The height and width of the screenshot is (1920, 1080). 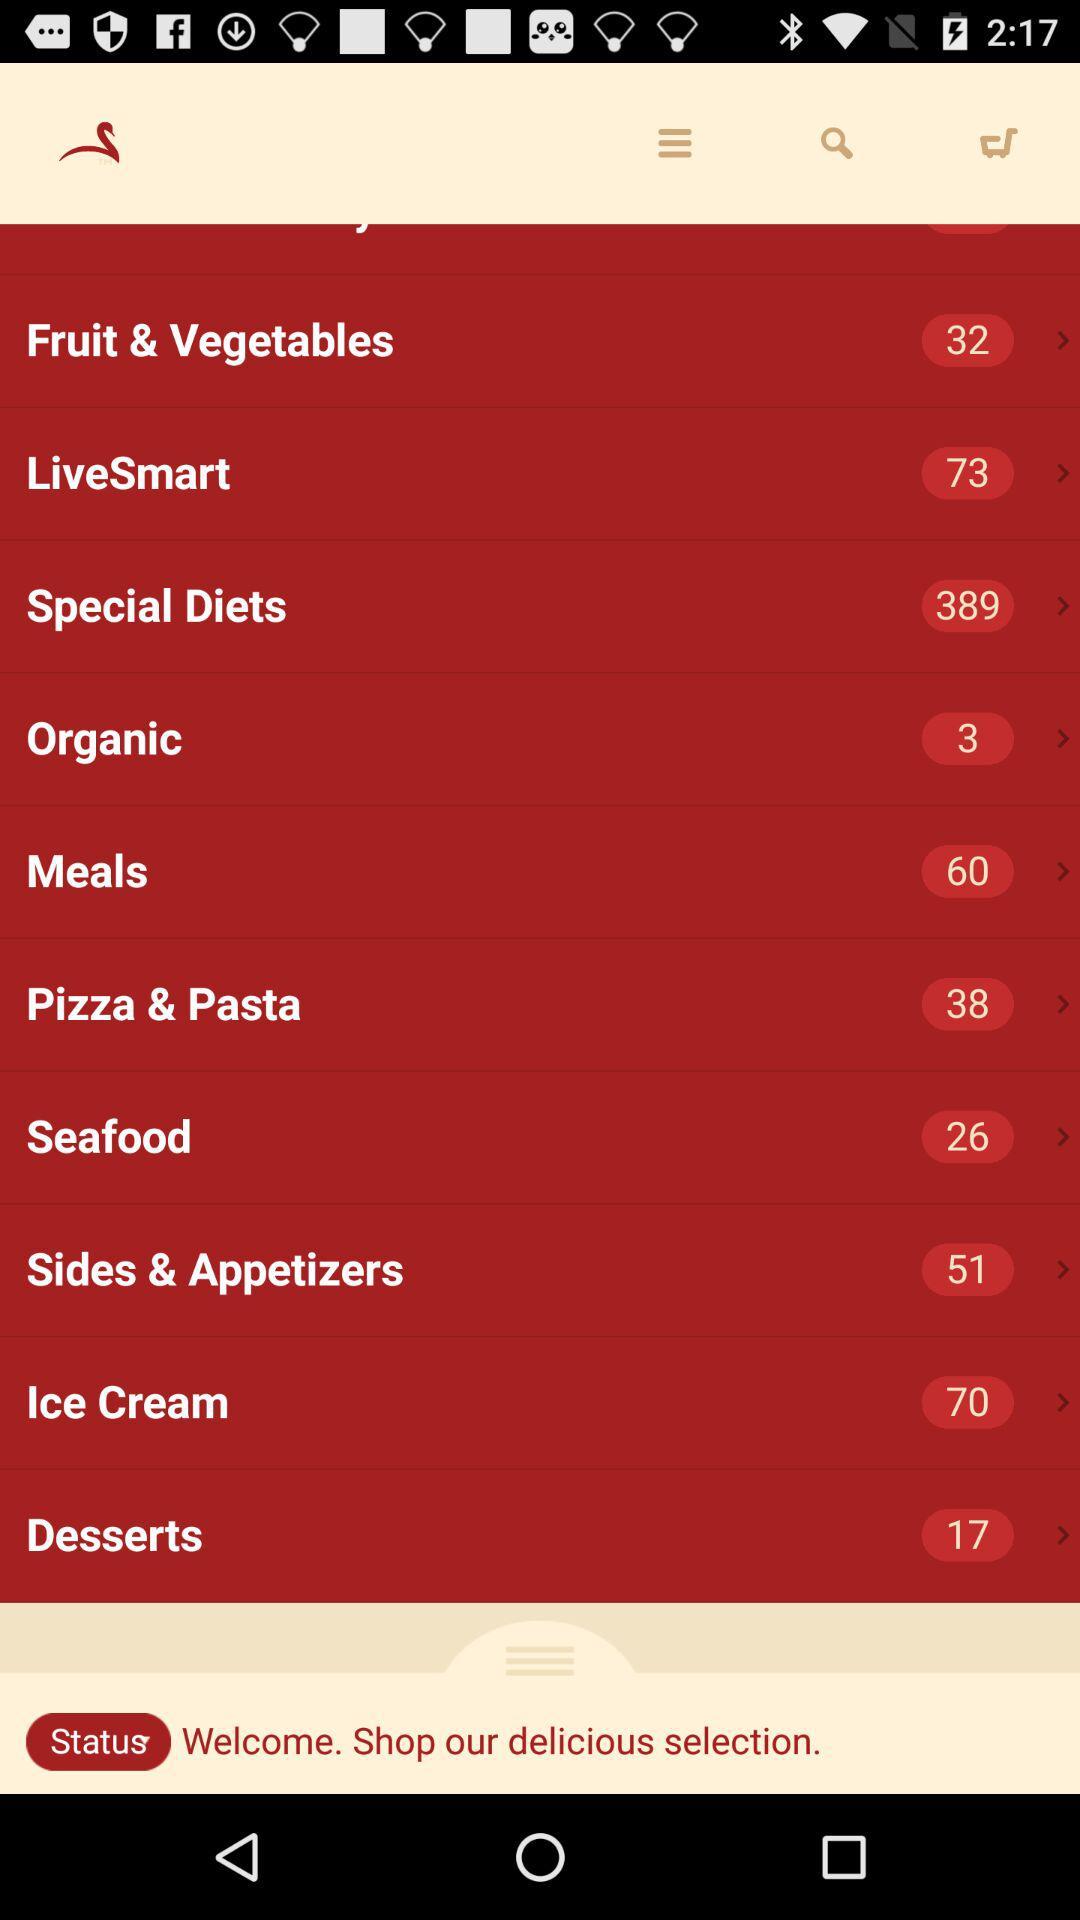 I want to click on the 3 icon, so click(x=966, y=737).